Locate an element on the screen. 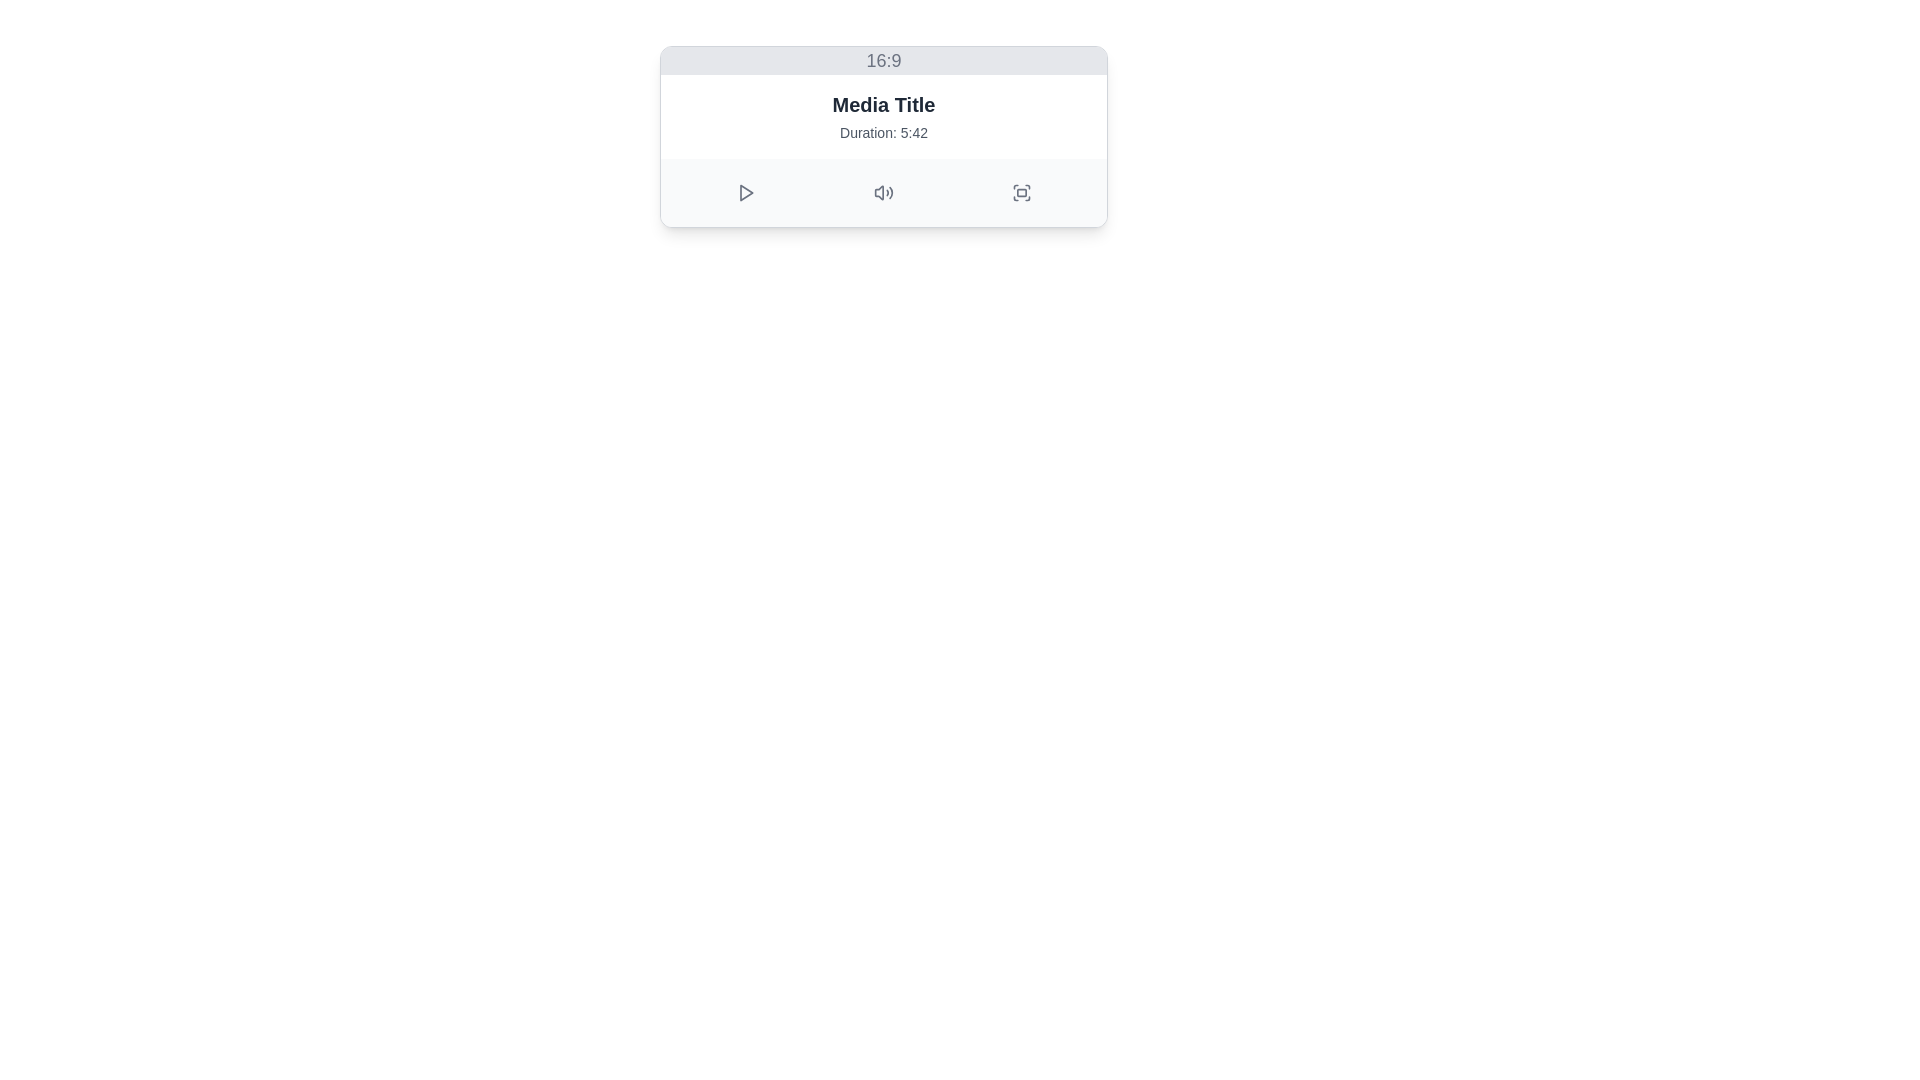  the volume icon, which is a small speaker-shaped icon located at the center of the media control card, representing volume settings is located at coordinates (879, 192).